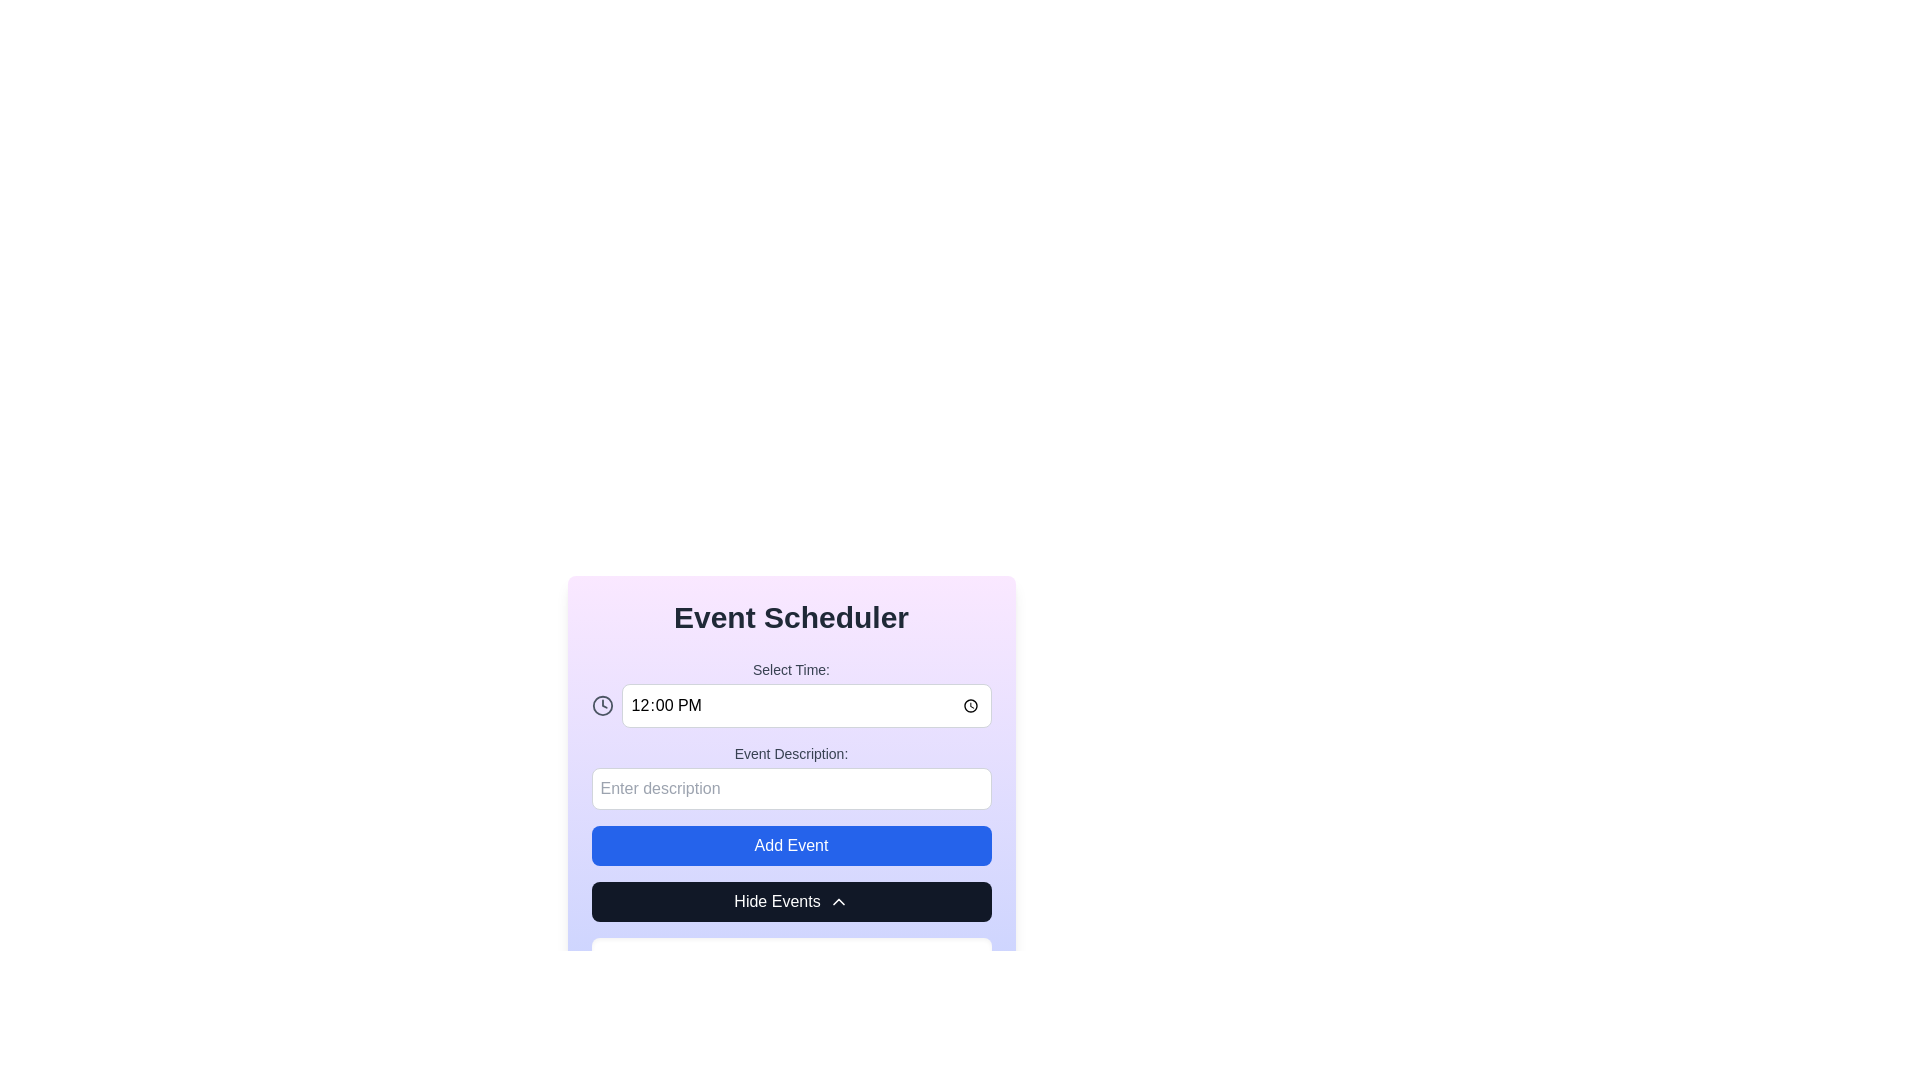  Describe the element at coordinates (806, 704) in the screenshot. I see `the Time Input Field located within the 'Select Time:' interface to focus on it` at that location.